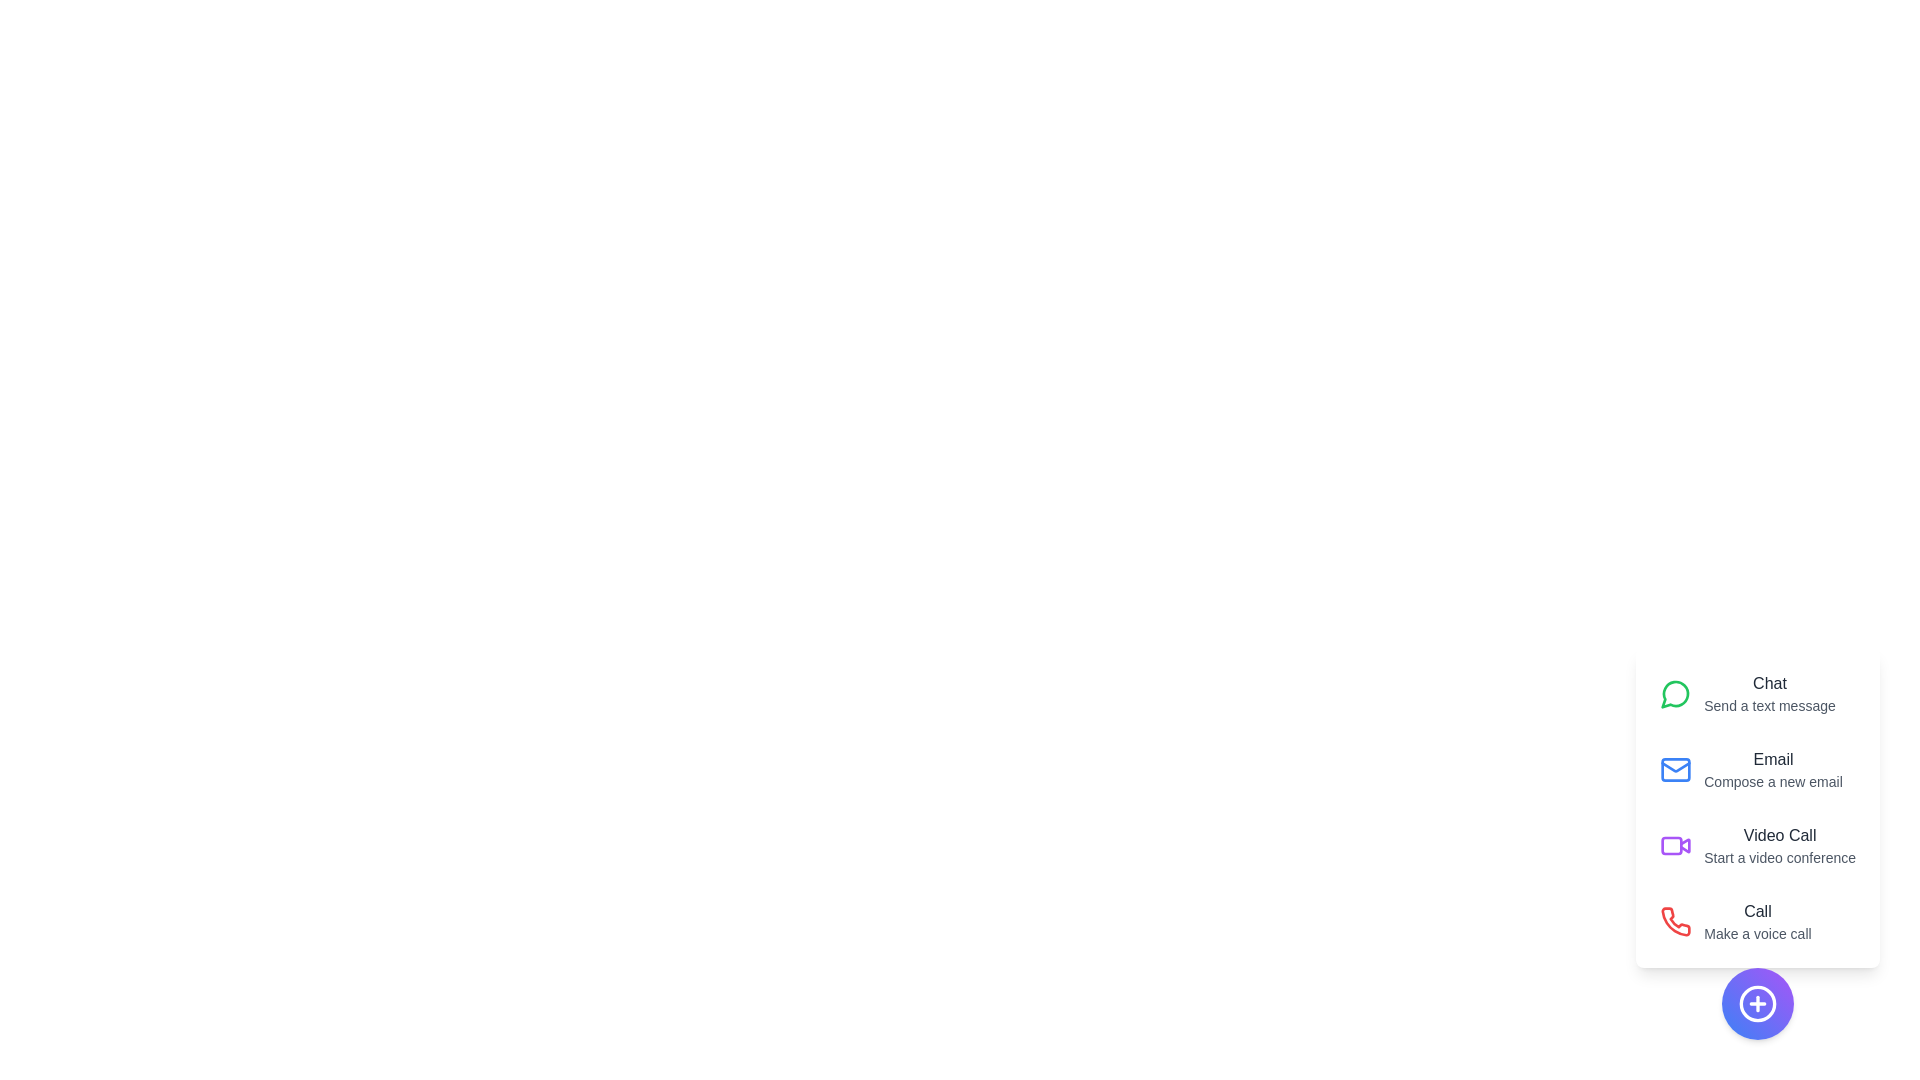  What do you see at coordinates (1756, 1003) in the screenshot?
I see `floating action button to toggle the visibility of the communication speed dial menu` at bounding box center [1756, 1003].